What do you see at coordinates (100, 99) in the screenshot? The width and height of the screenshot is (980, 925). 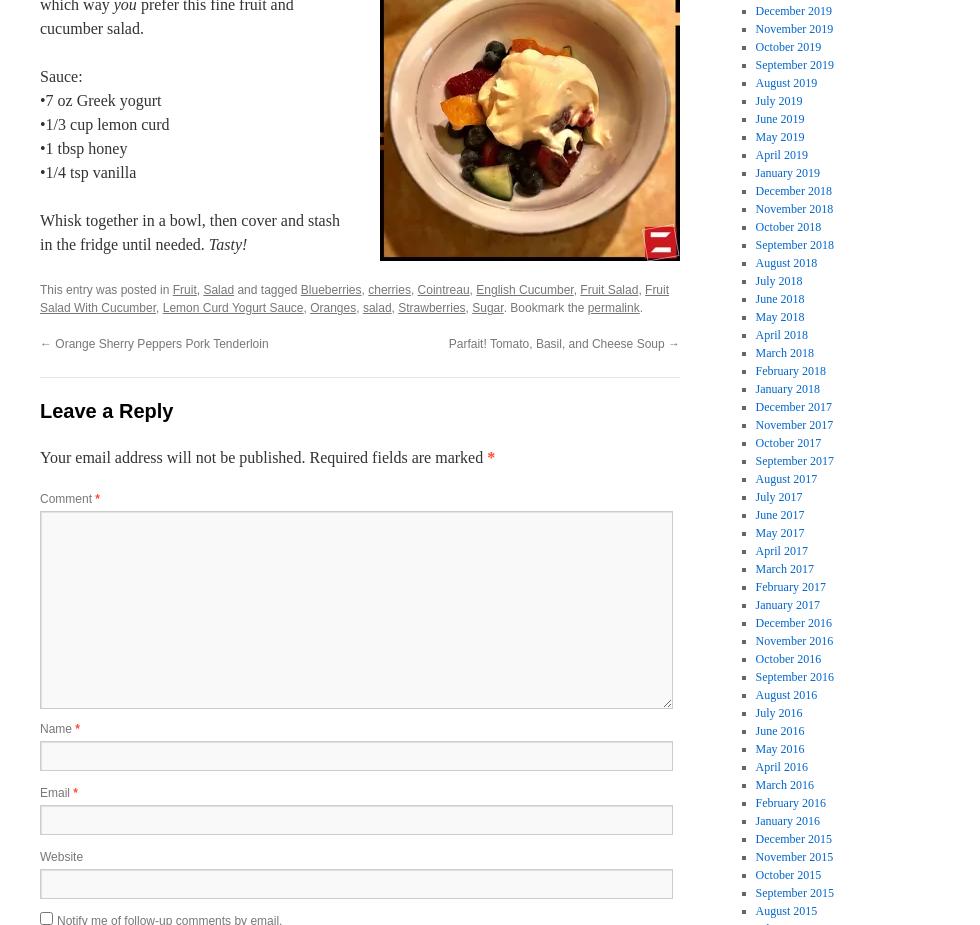 I see `'•7 oz Greek yogurt'` at bounding box center [100, 99].